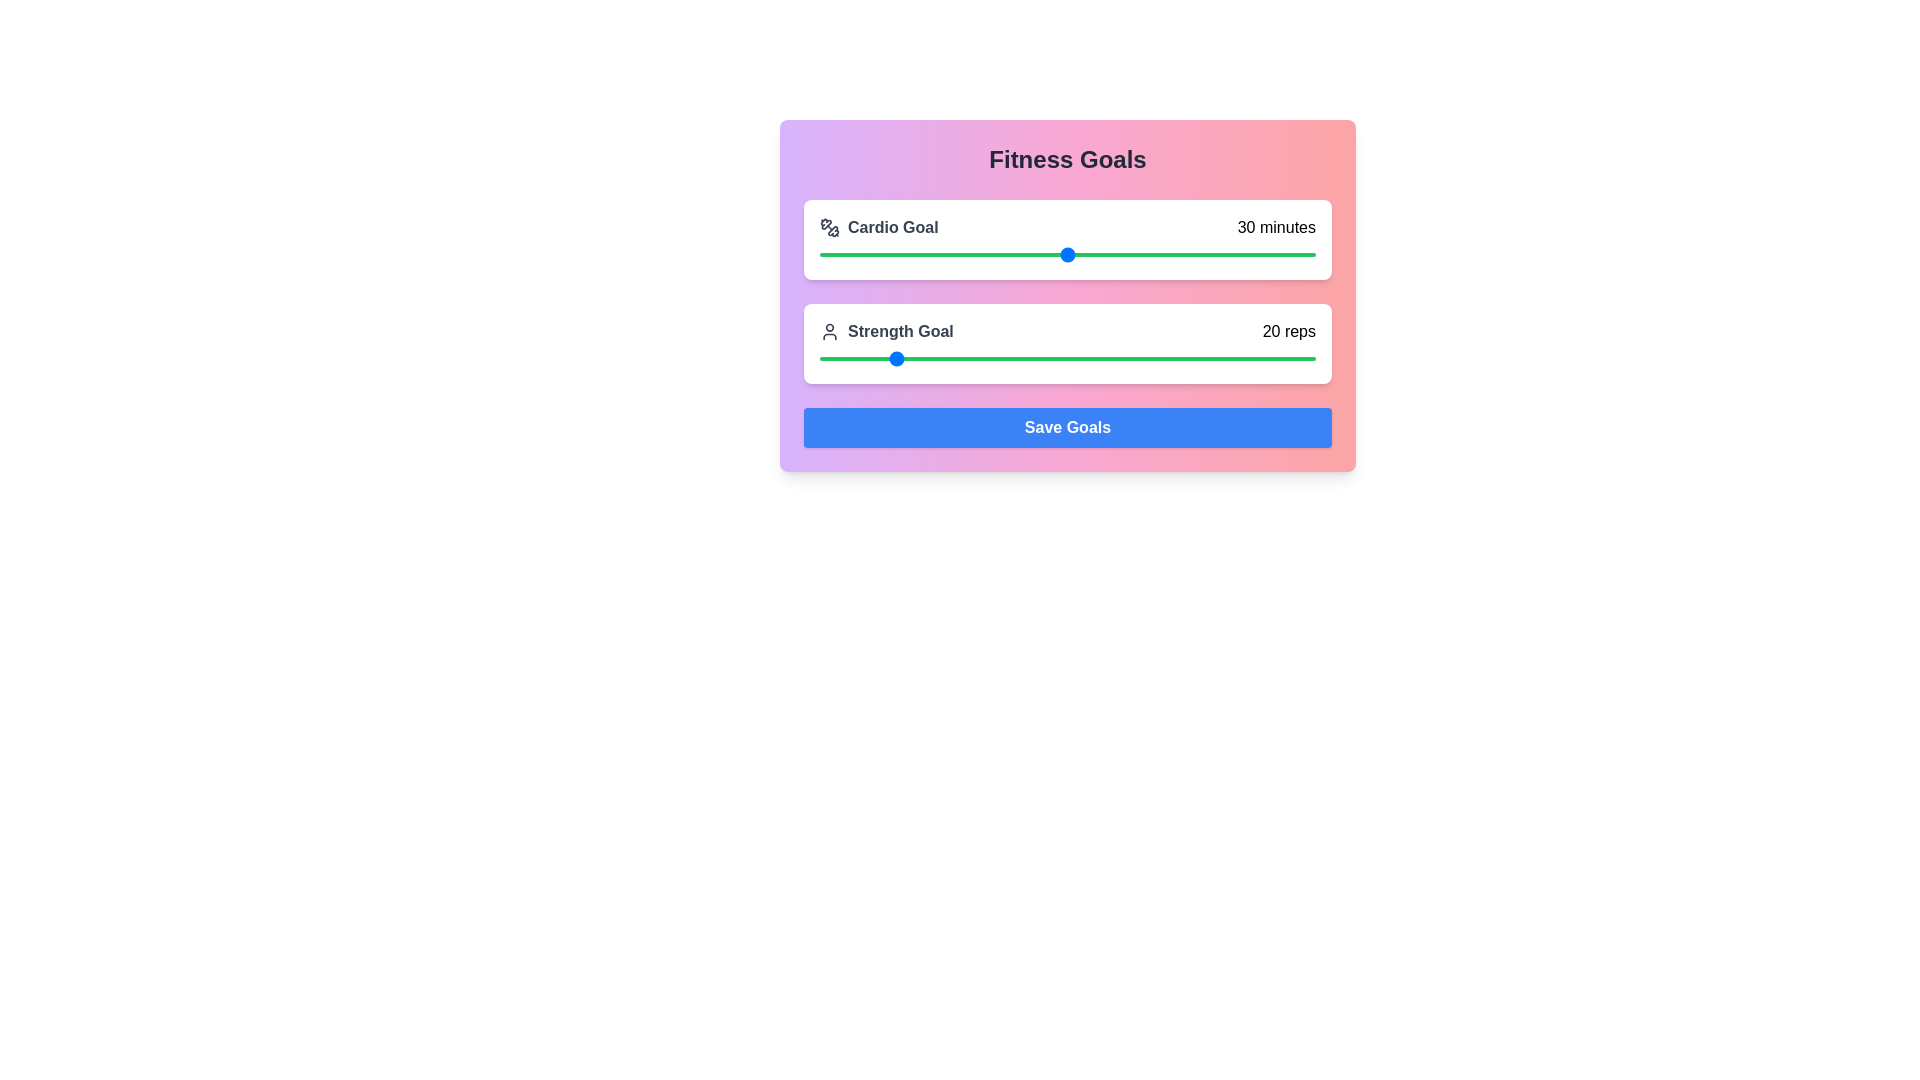  Describe the element at coordinates (918, 253) in the screenshot. I see `the cardio goal` at that location.